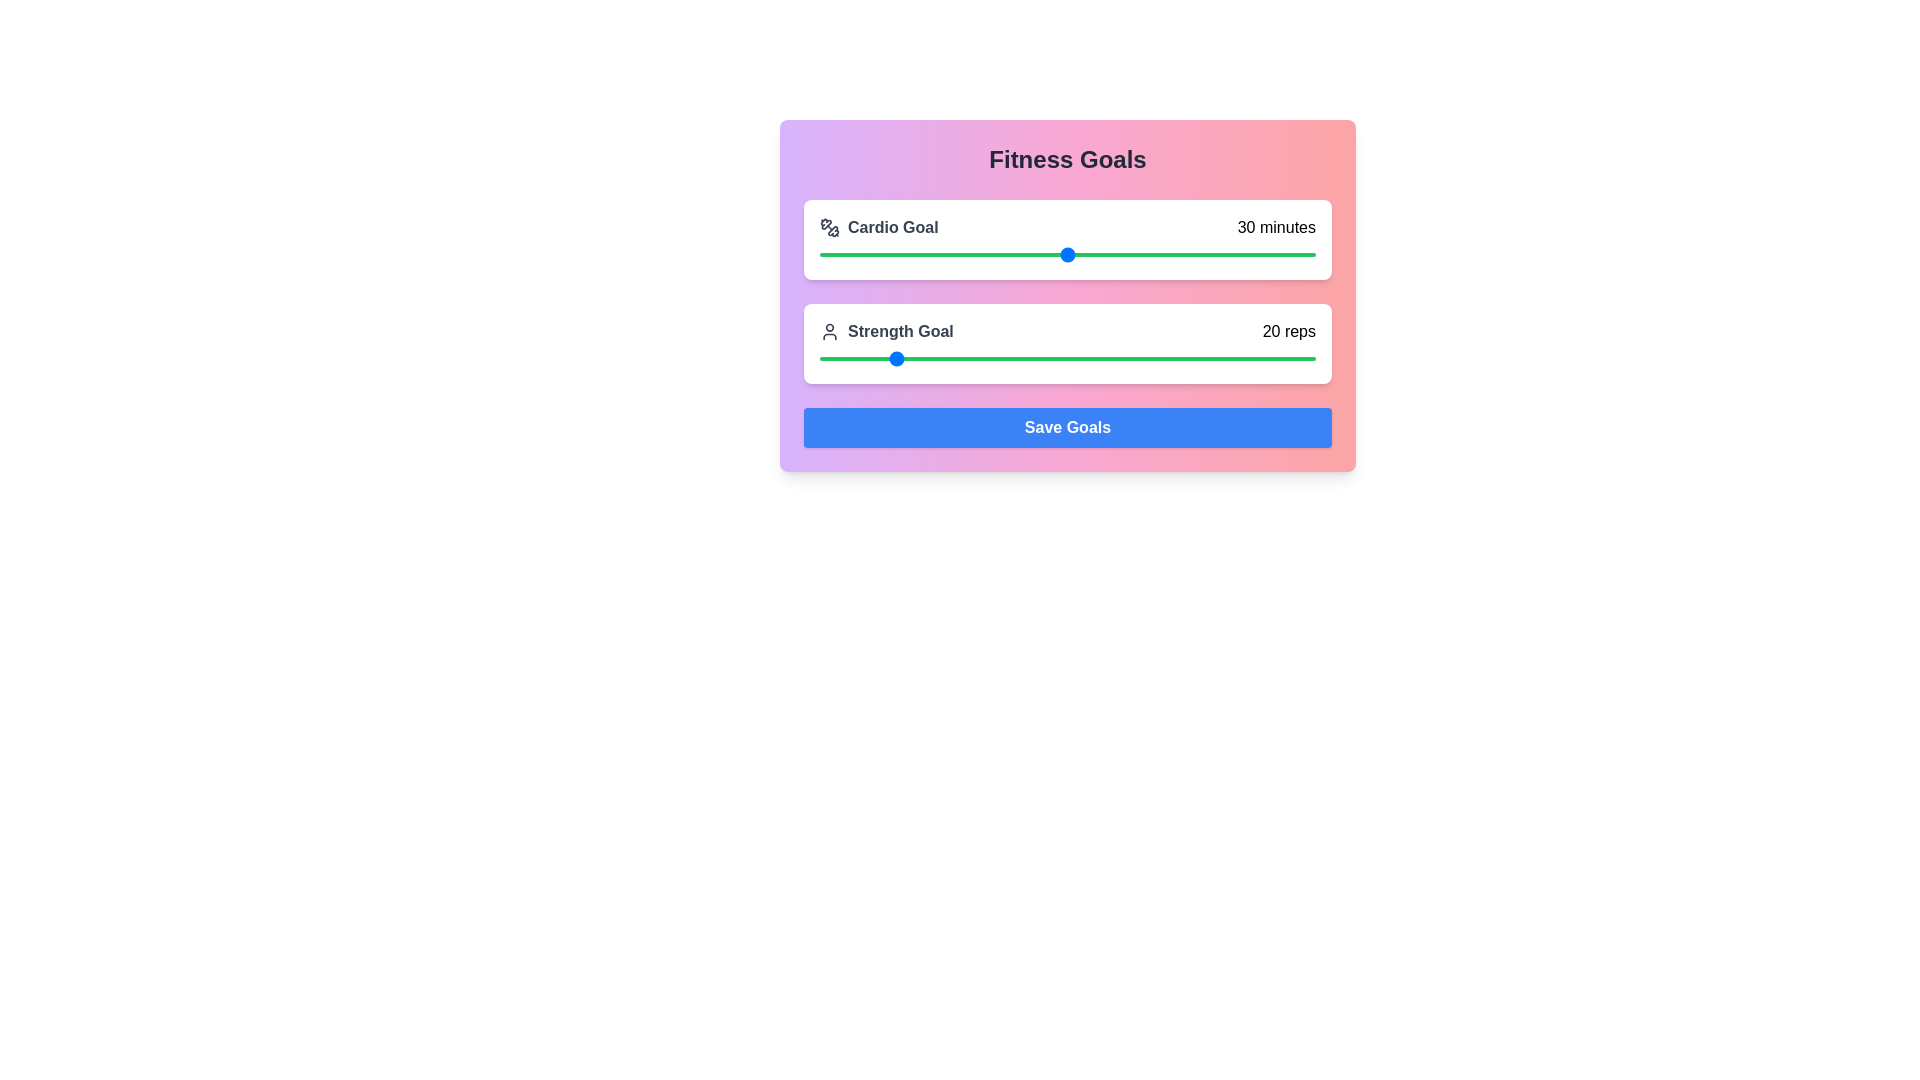  Describe the element at coordinates (918, 253) in the screenshot. I see `the cardio goal` at that location.